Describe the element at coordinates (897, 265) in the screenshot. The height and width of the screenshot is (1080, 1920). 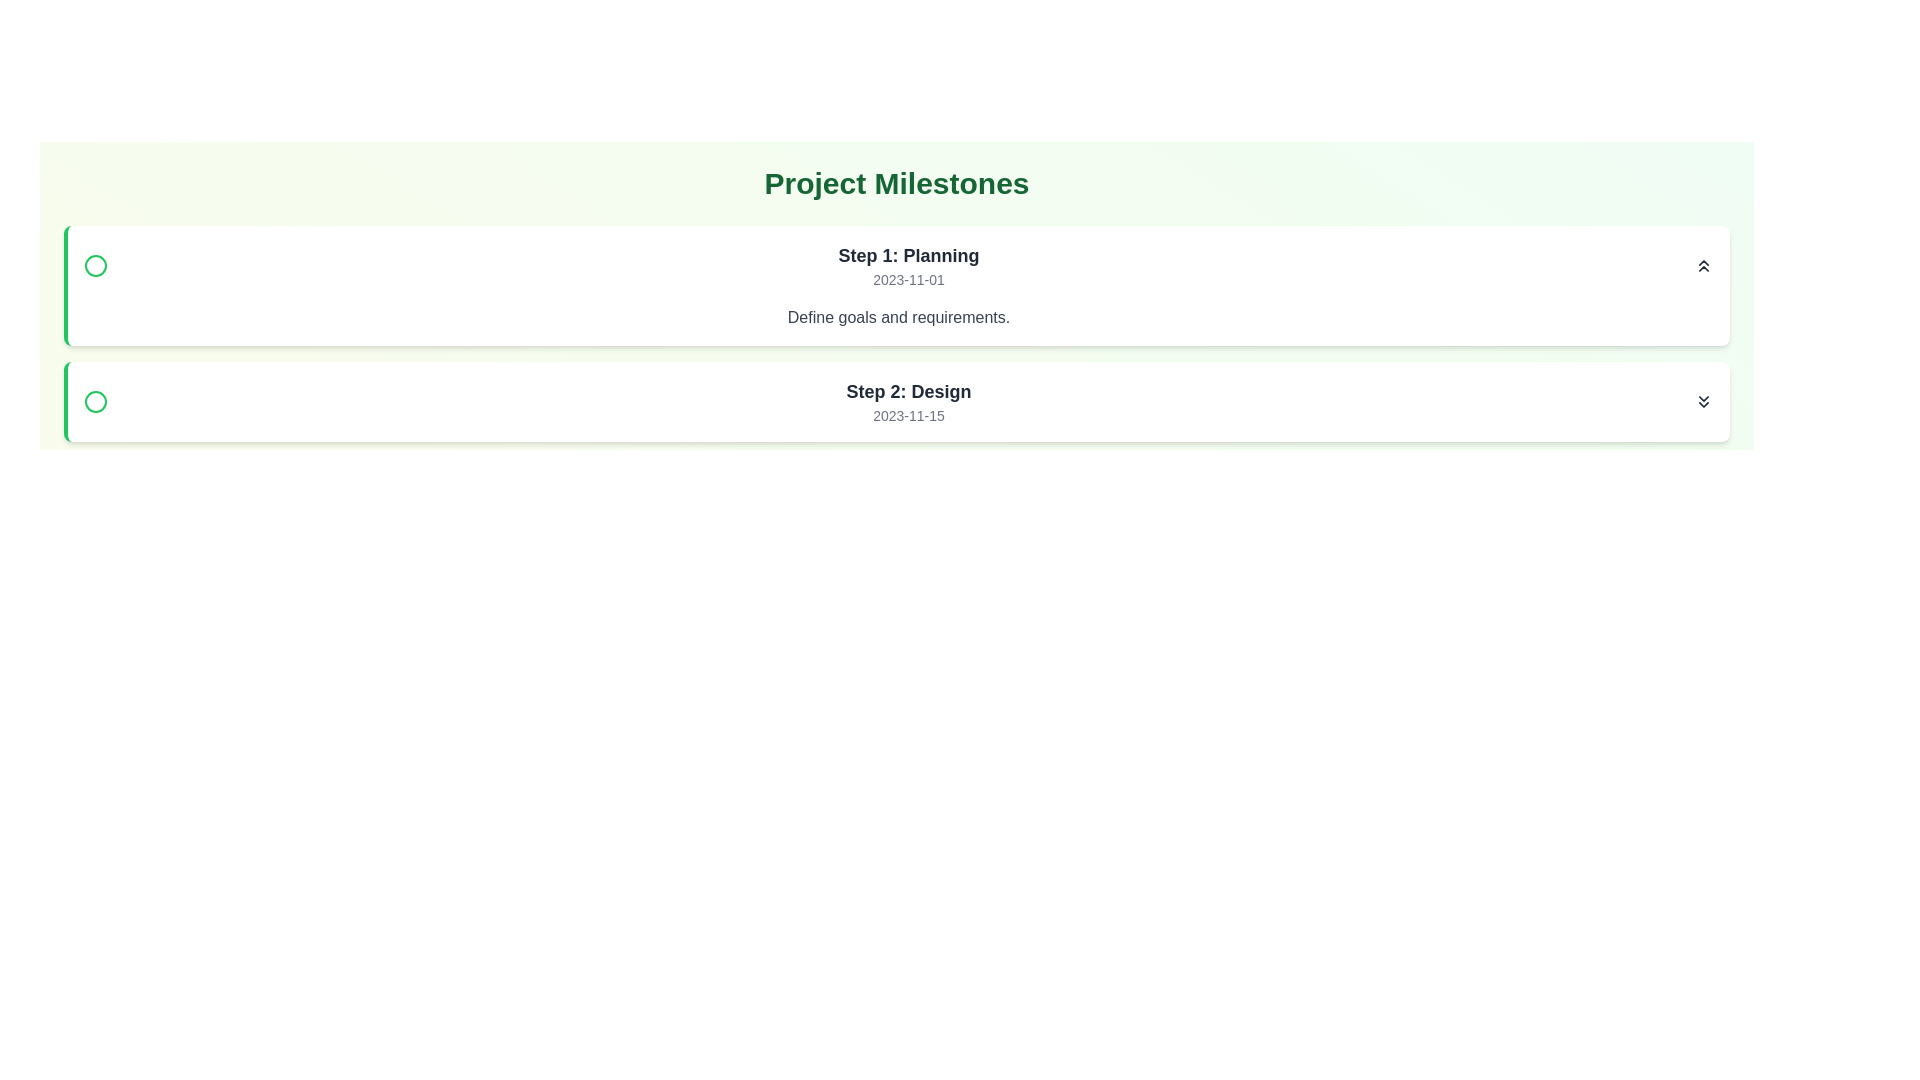
I see `the Interactive list item labeled 'Step 1: Planning' for keyboard navigation` at that location.